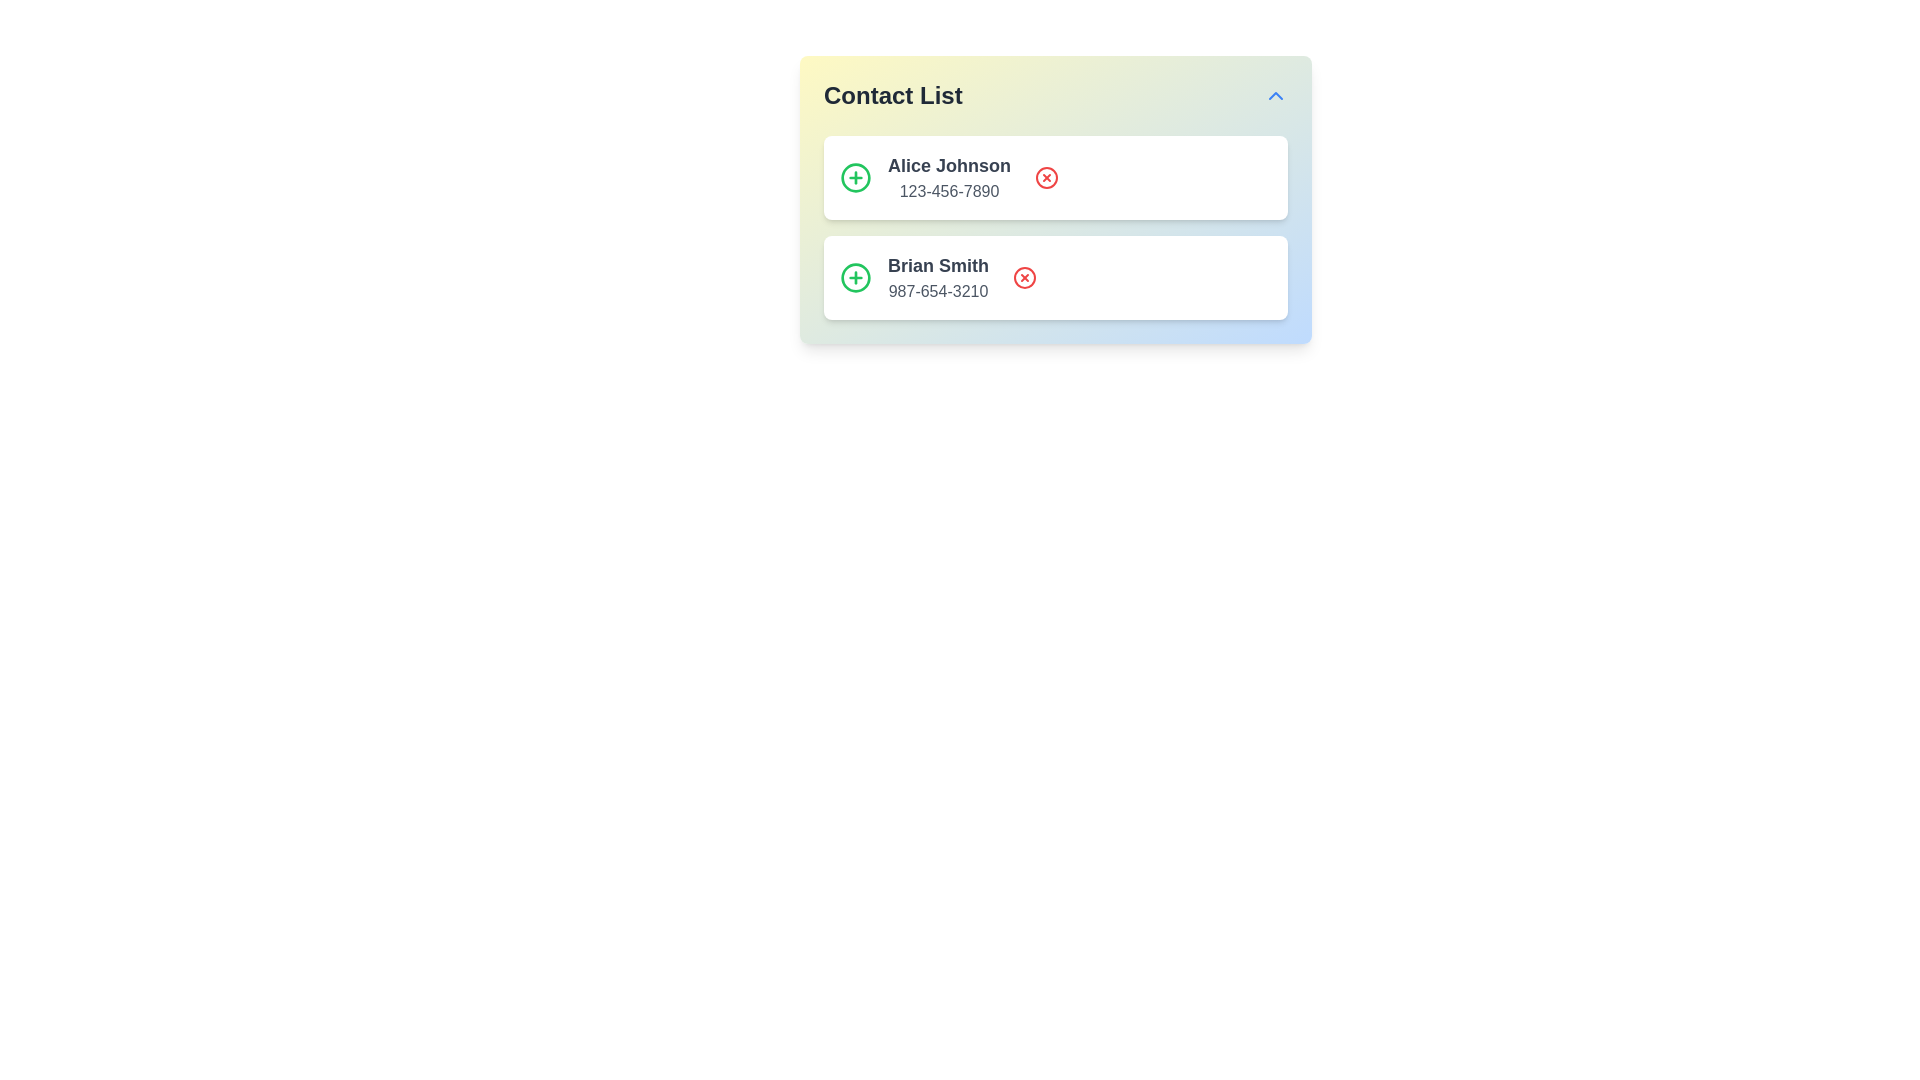 The width and height of the screenshot is (1920, 1080). I want to click on the Icon button located to the left of the text 'Brian Smith', so click(855, 176).